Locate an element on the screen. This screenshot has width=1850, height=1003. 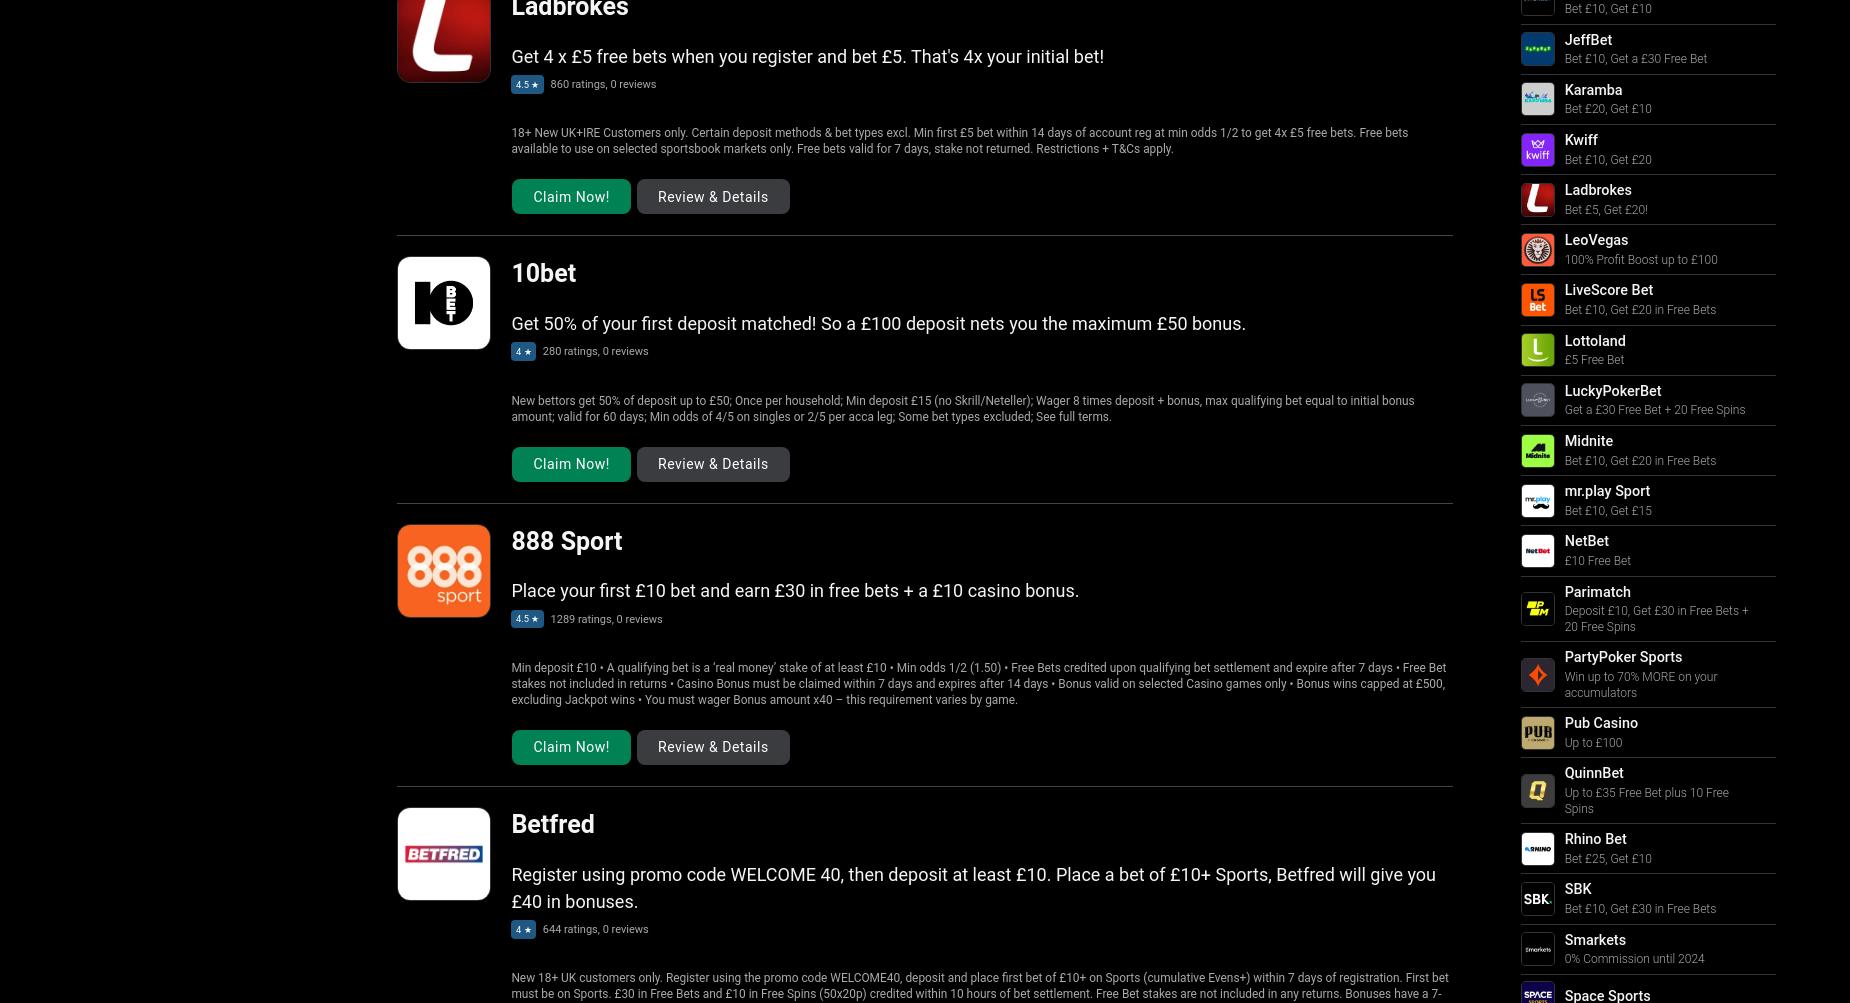
'Deposit £10, Get £30 in Free Bets + 20 Free Spins' is located at coordinates (1655, 618).